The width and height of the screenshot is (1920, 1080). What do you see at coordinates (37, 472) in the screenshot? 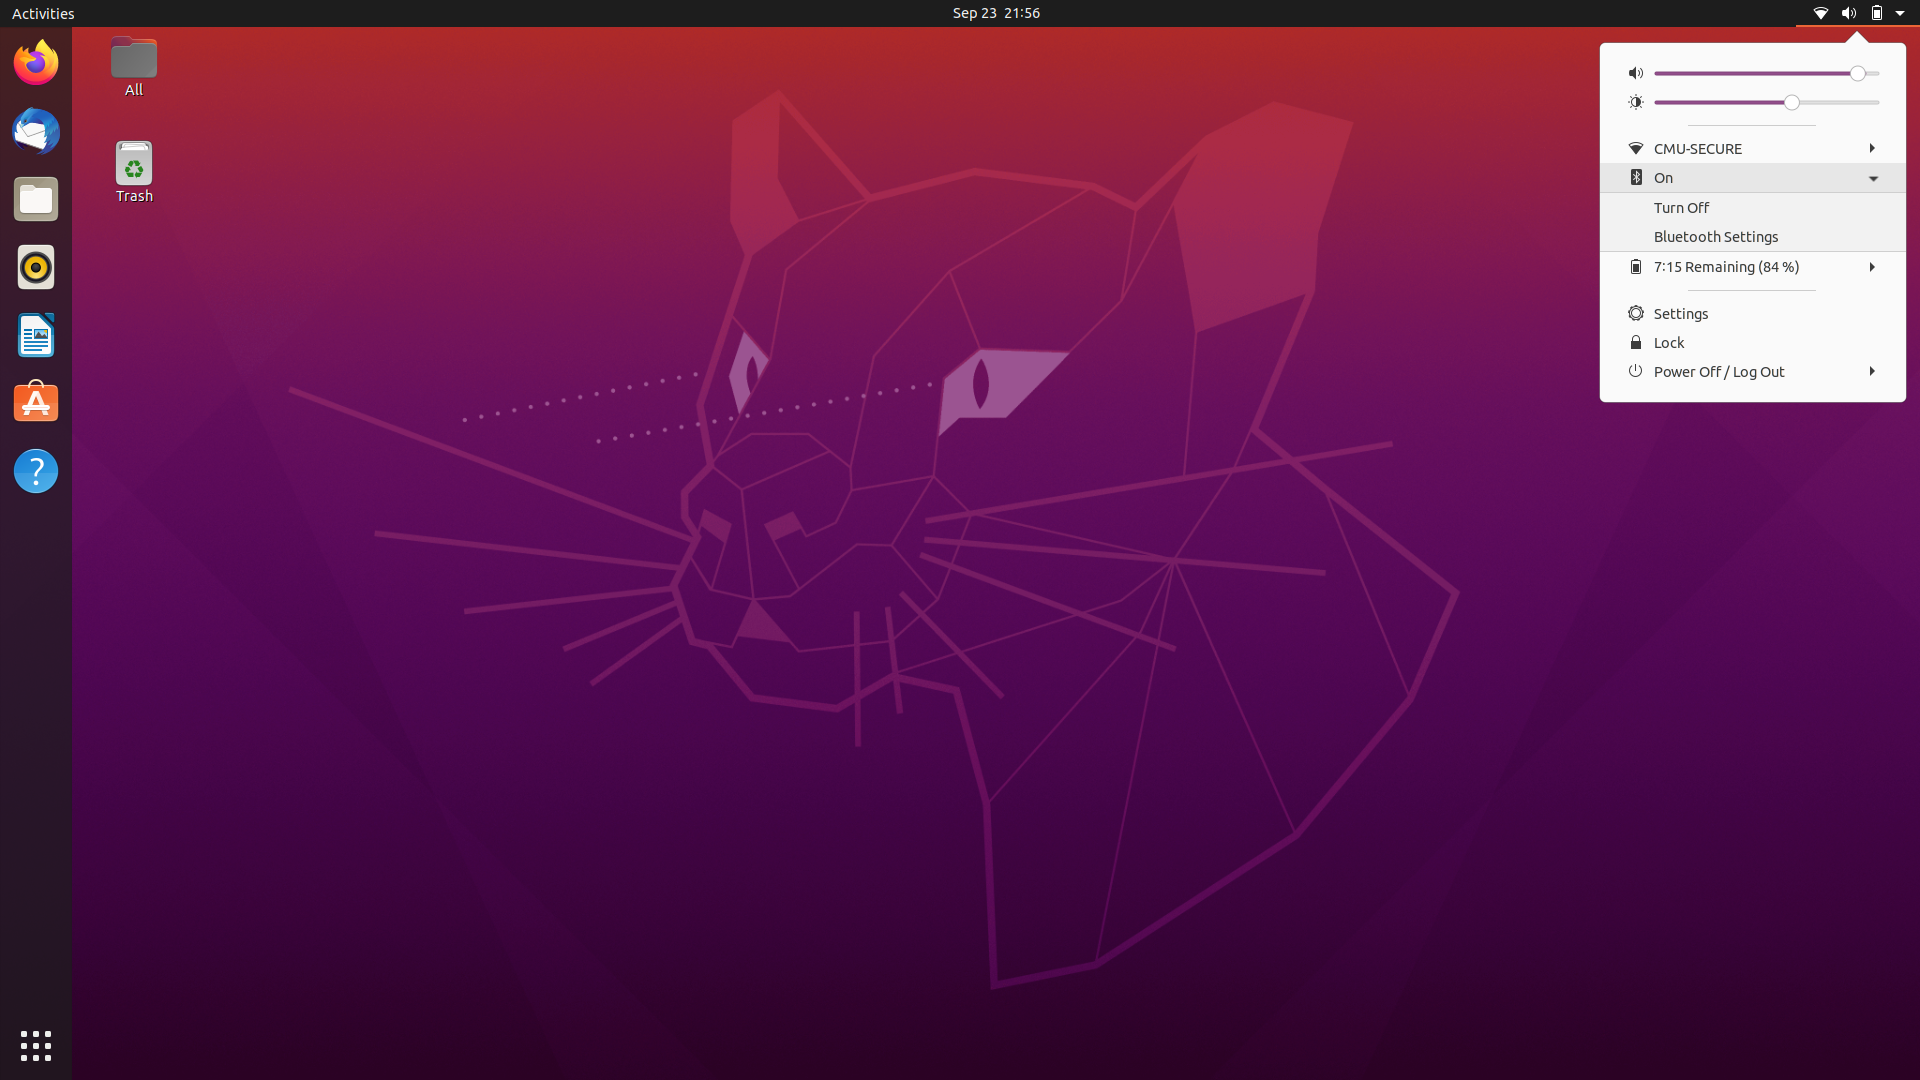
I see `Help software` at bounding box center [37, 472].